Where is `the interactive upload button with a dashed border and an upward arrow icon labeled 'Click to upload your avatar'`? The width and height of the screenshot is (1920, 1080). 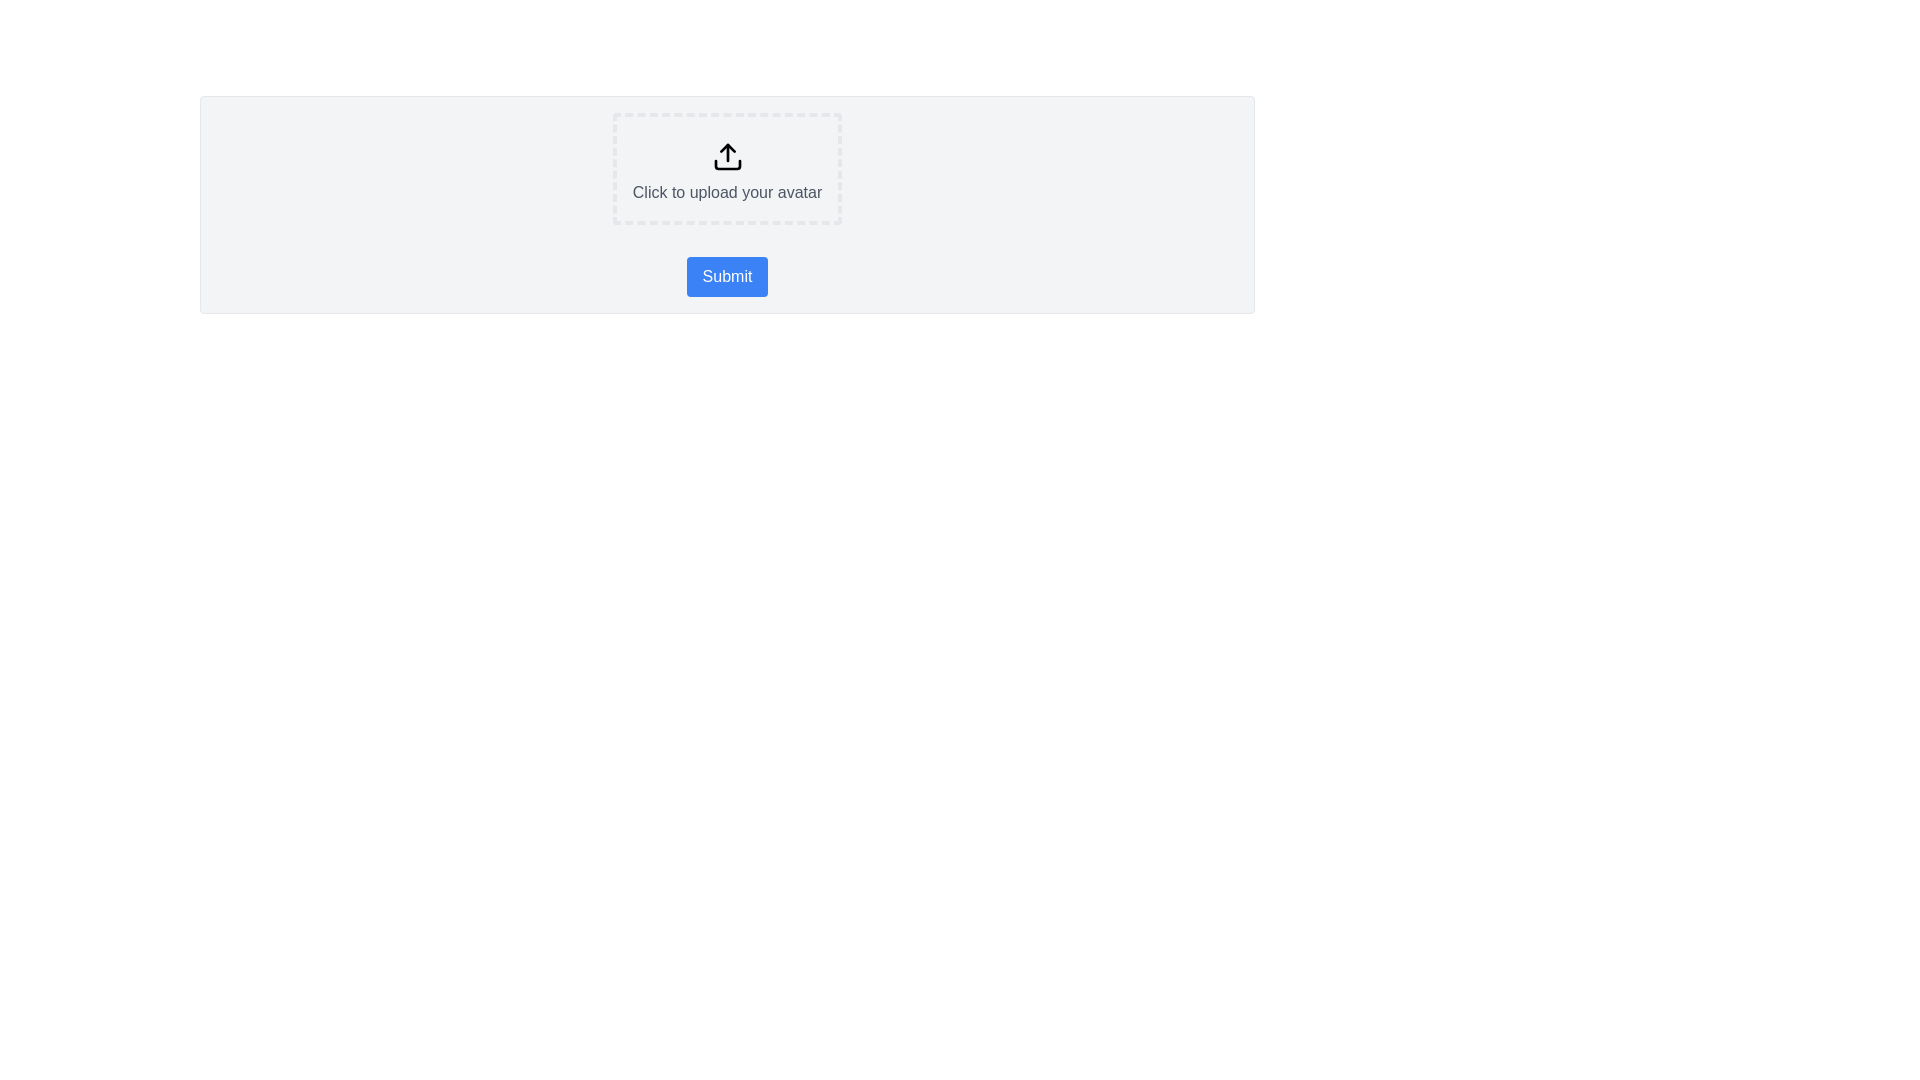 the interactive upload button with a dashed border and an upward arrow icon labeled 'Click to upload your avatar' is located at coordinates (726, 168).